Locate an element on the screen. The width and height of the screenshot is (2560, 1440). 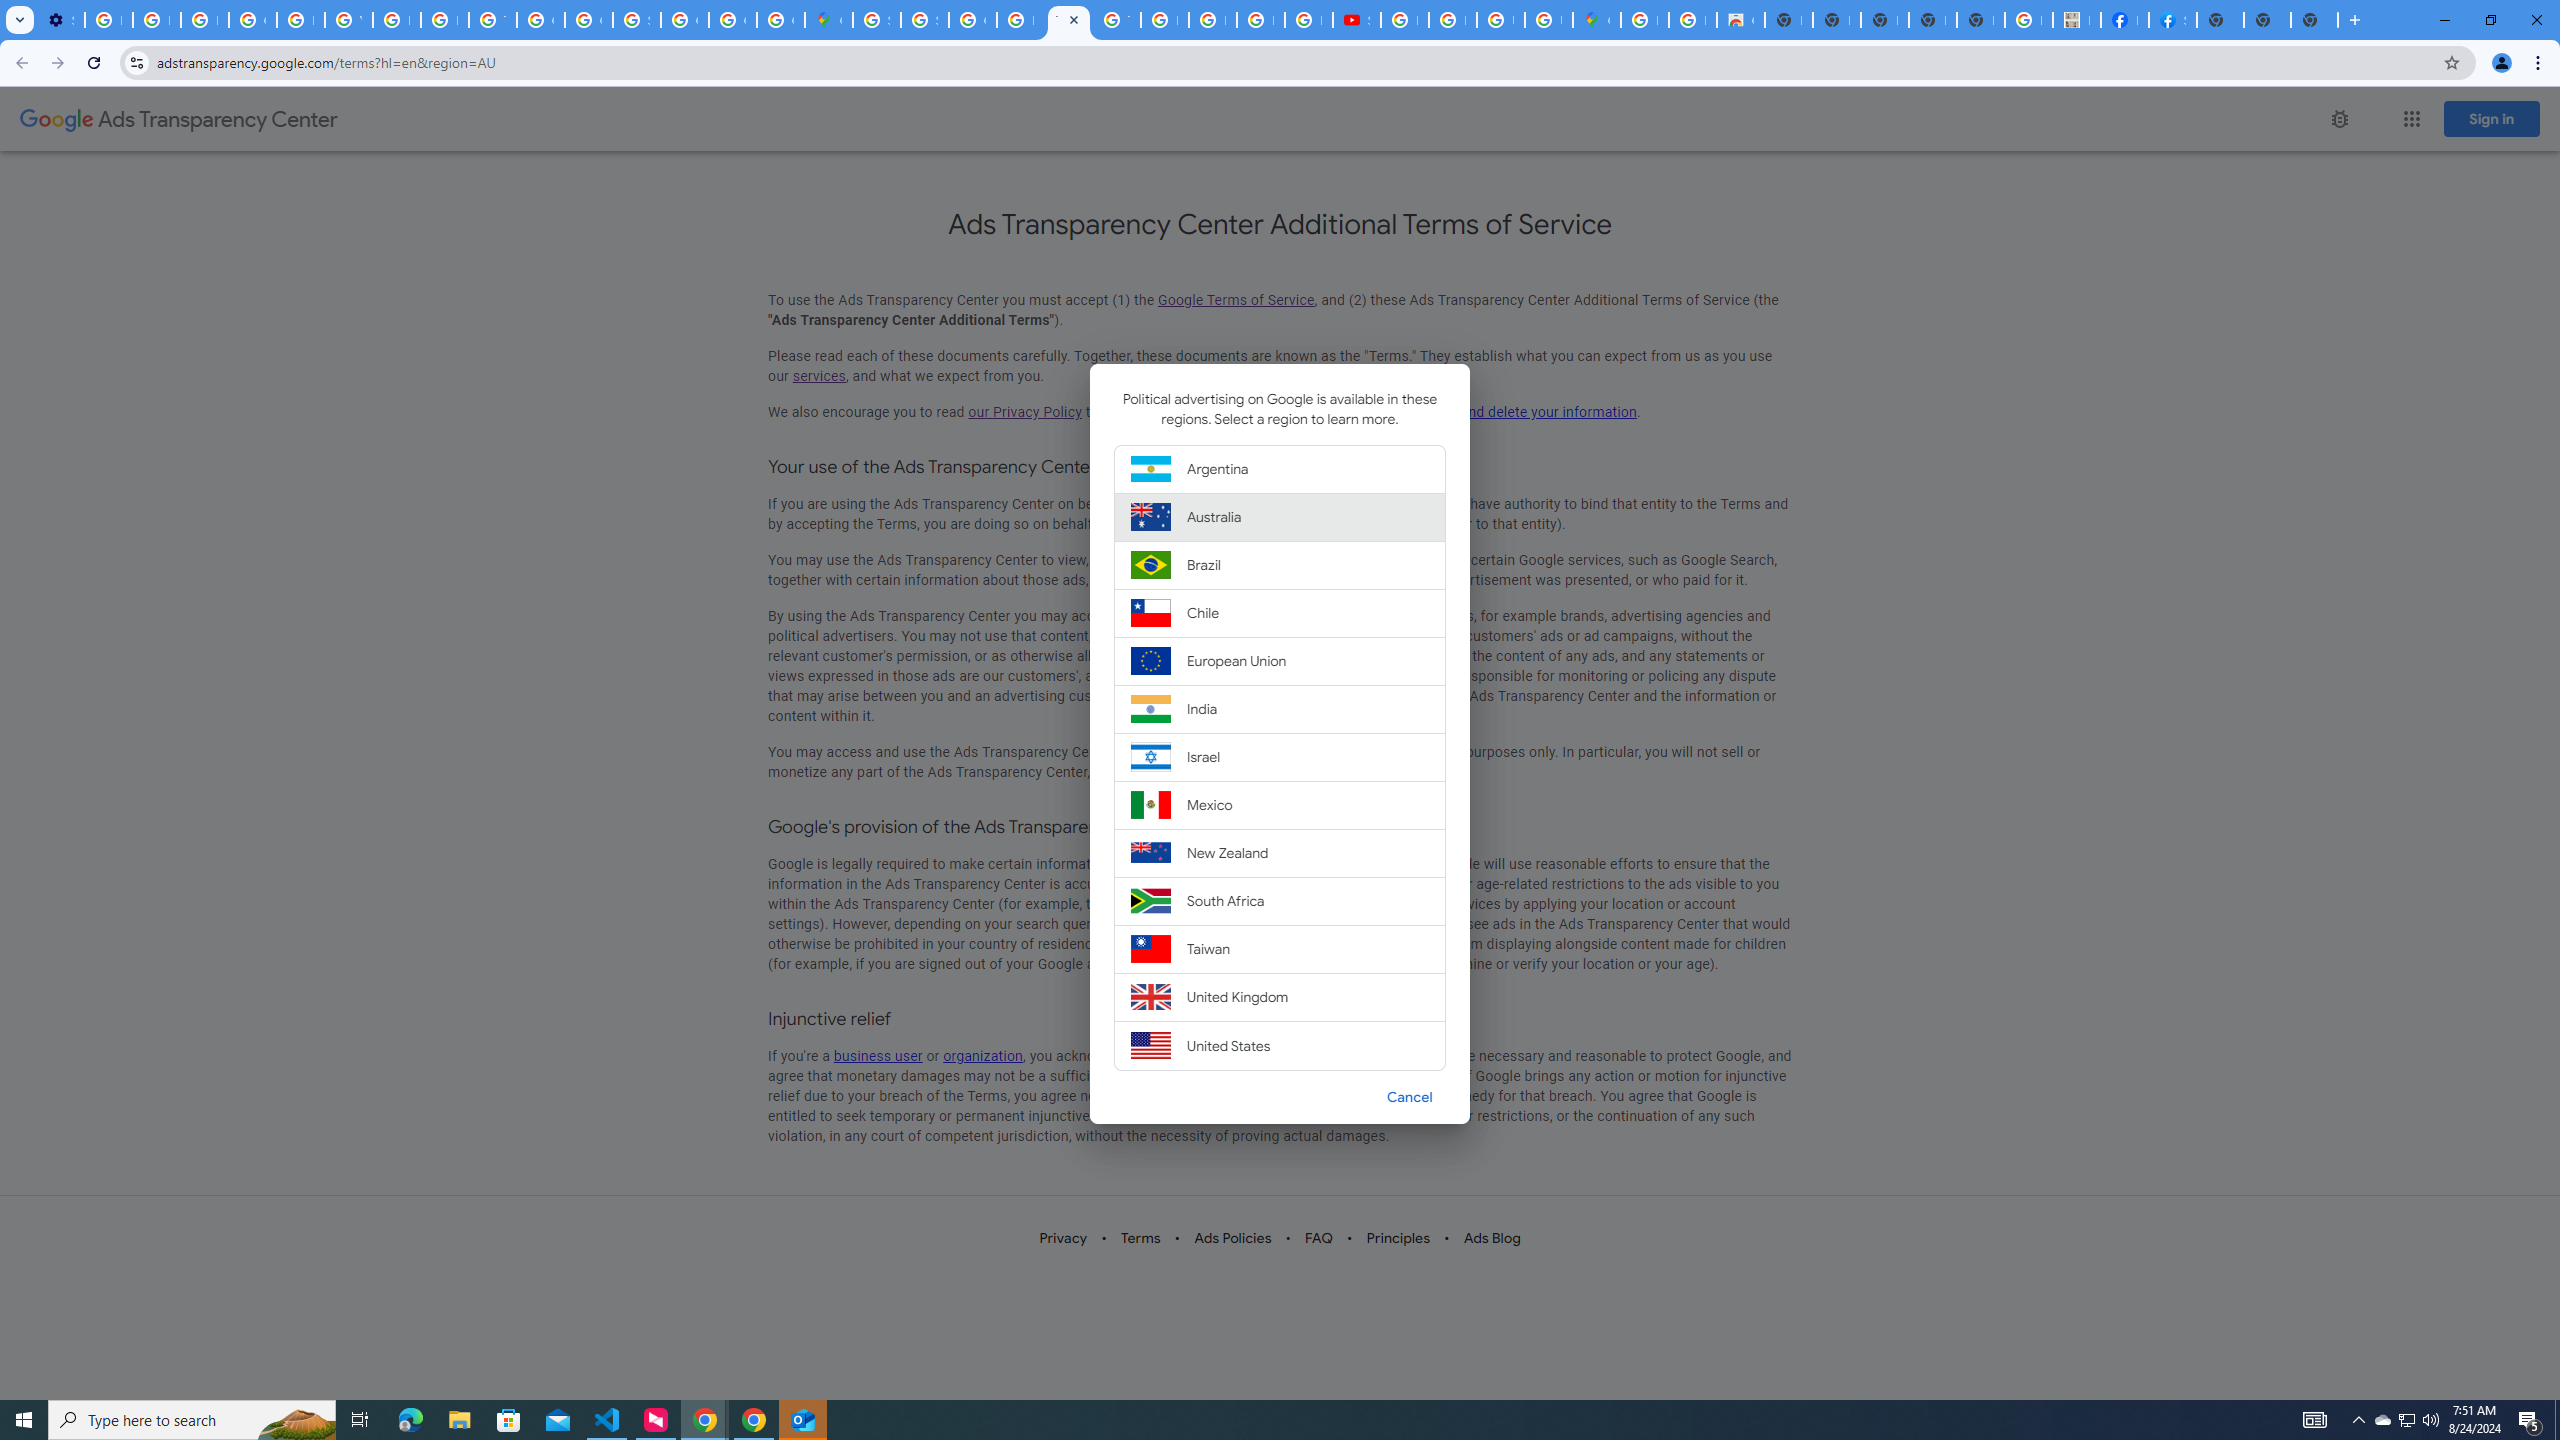
'Delete photos & videos - Computer - Google Photos Help' is located at coordinates (107, 19).